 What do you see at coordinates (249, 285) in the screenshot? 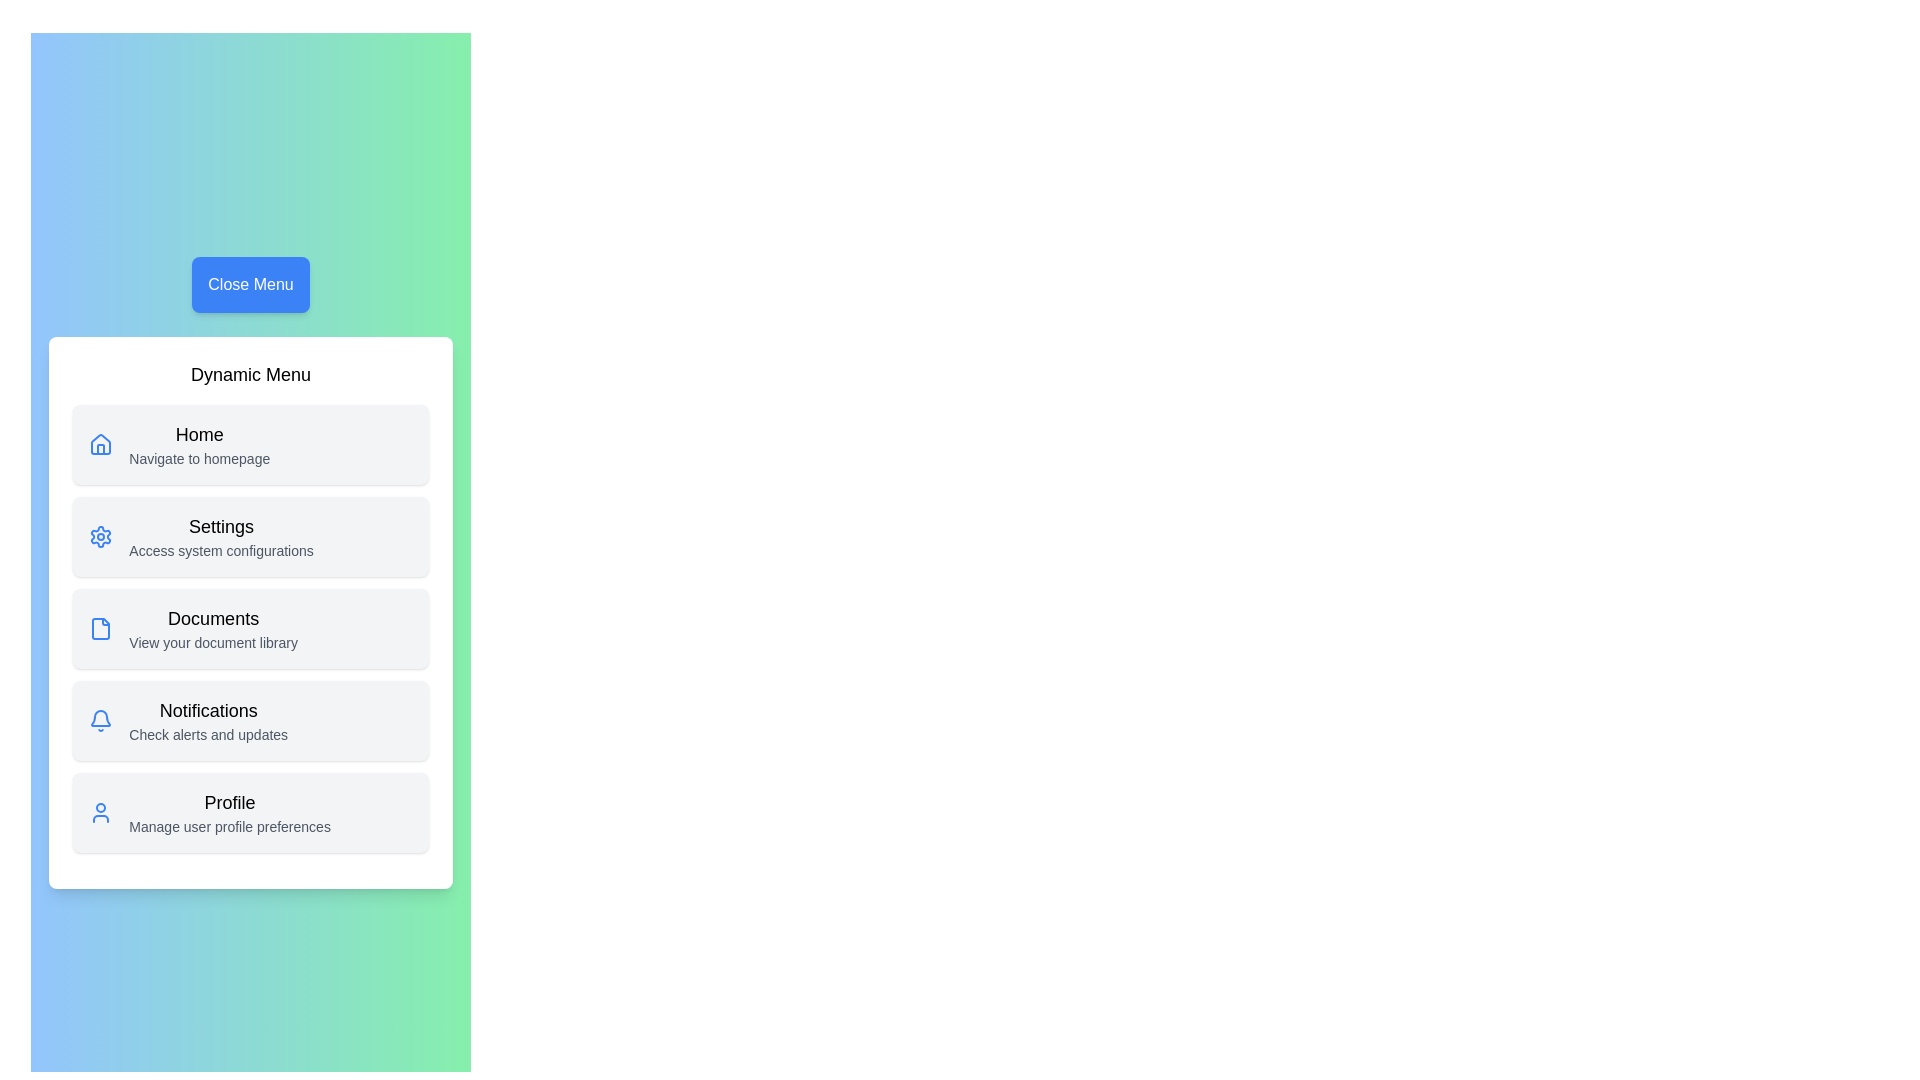
I see `the 'Close Menu' button to toggle the menu visibility` at bounding box center [249, 285].